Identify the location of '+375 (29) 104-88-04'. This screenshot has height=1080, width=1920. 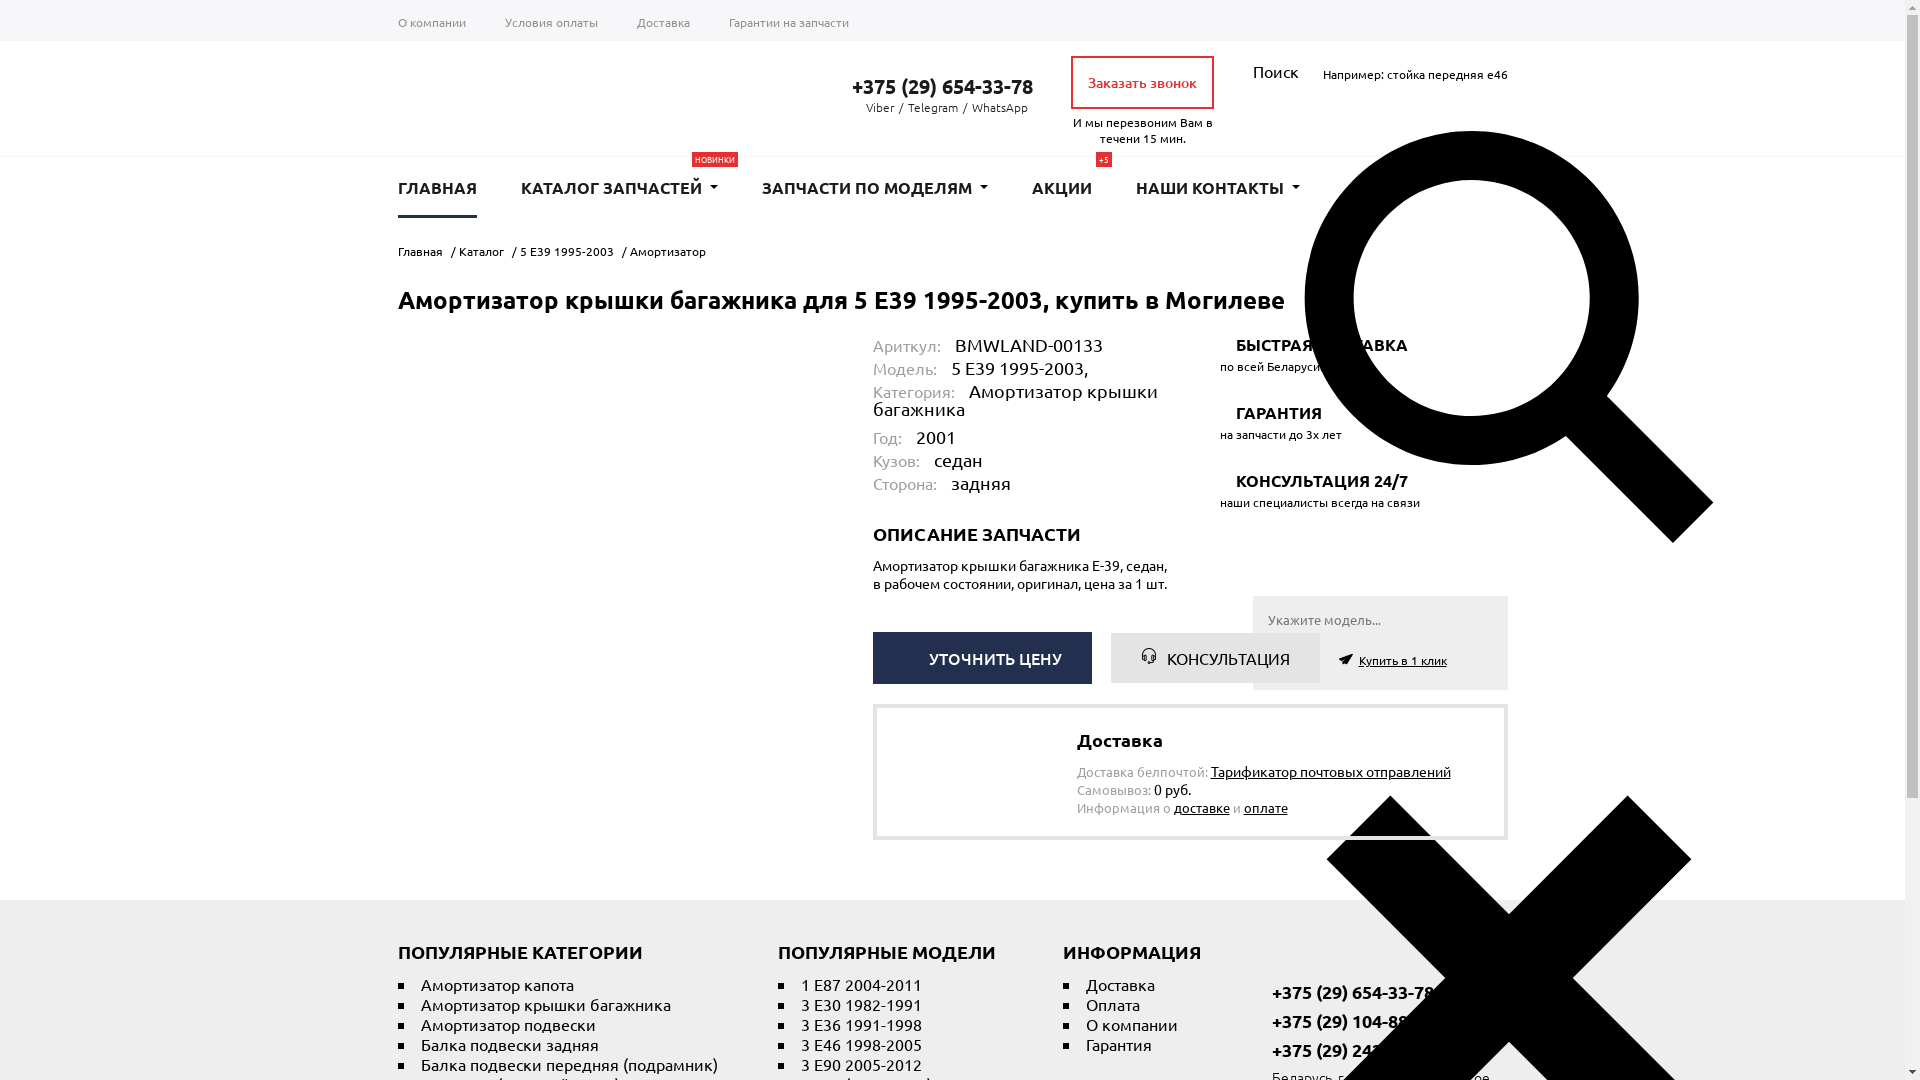
(1342, 1021).